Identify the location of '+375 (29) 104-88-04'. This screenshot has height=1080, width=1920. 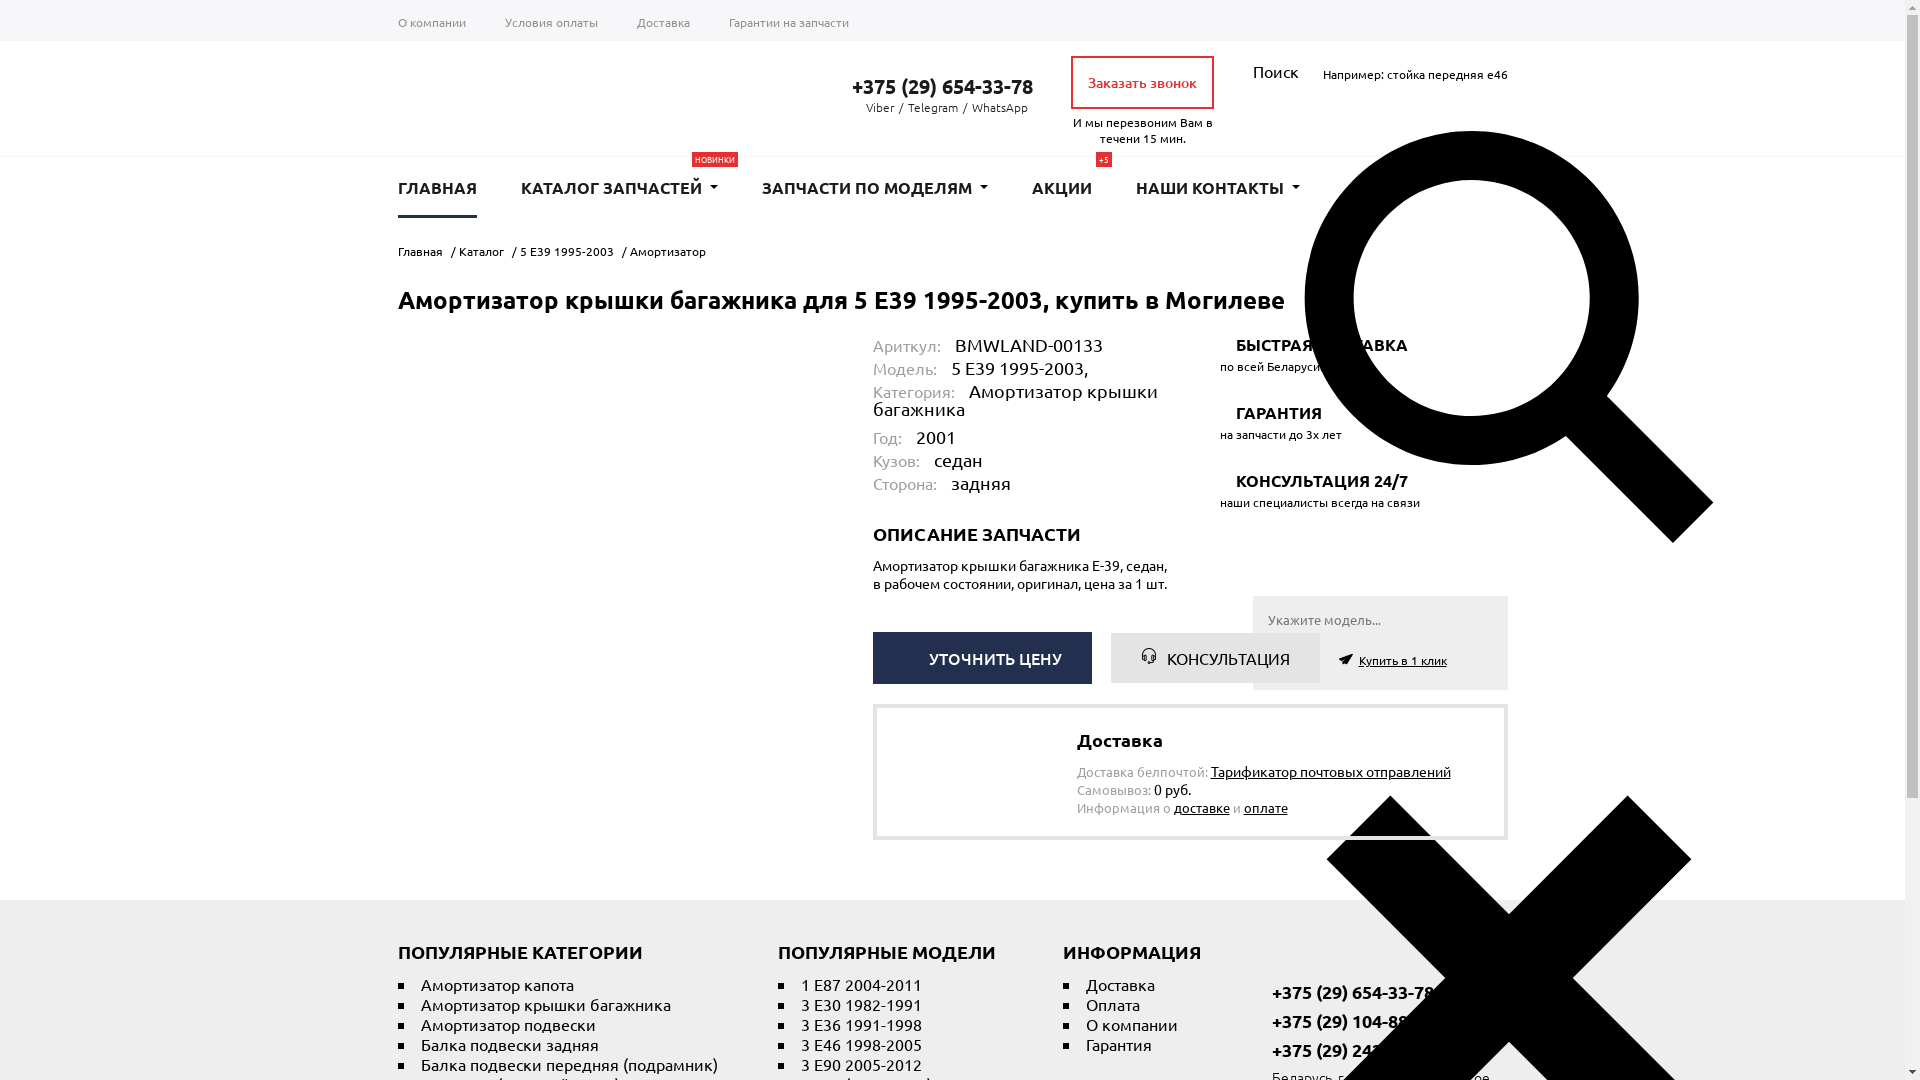
(1342, 1021).